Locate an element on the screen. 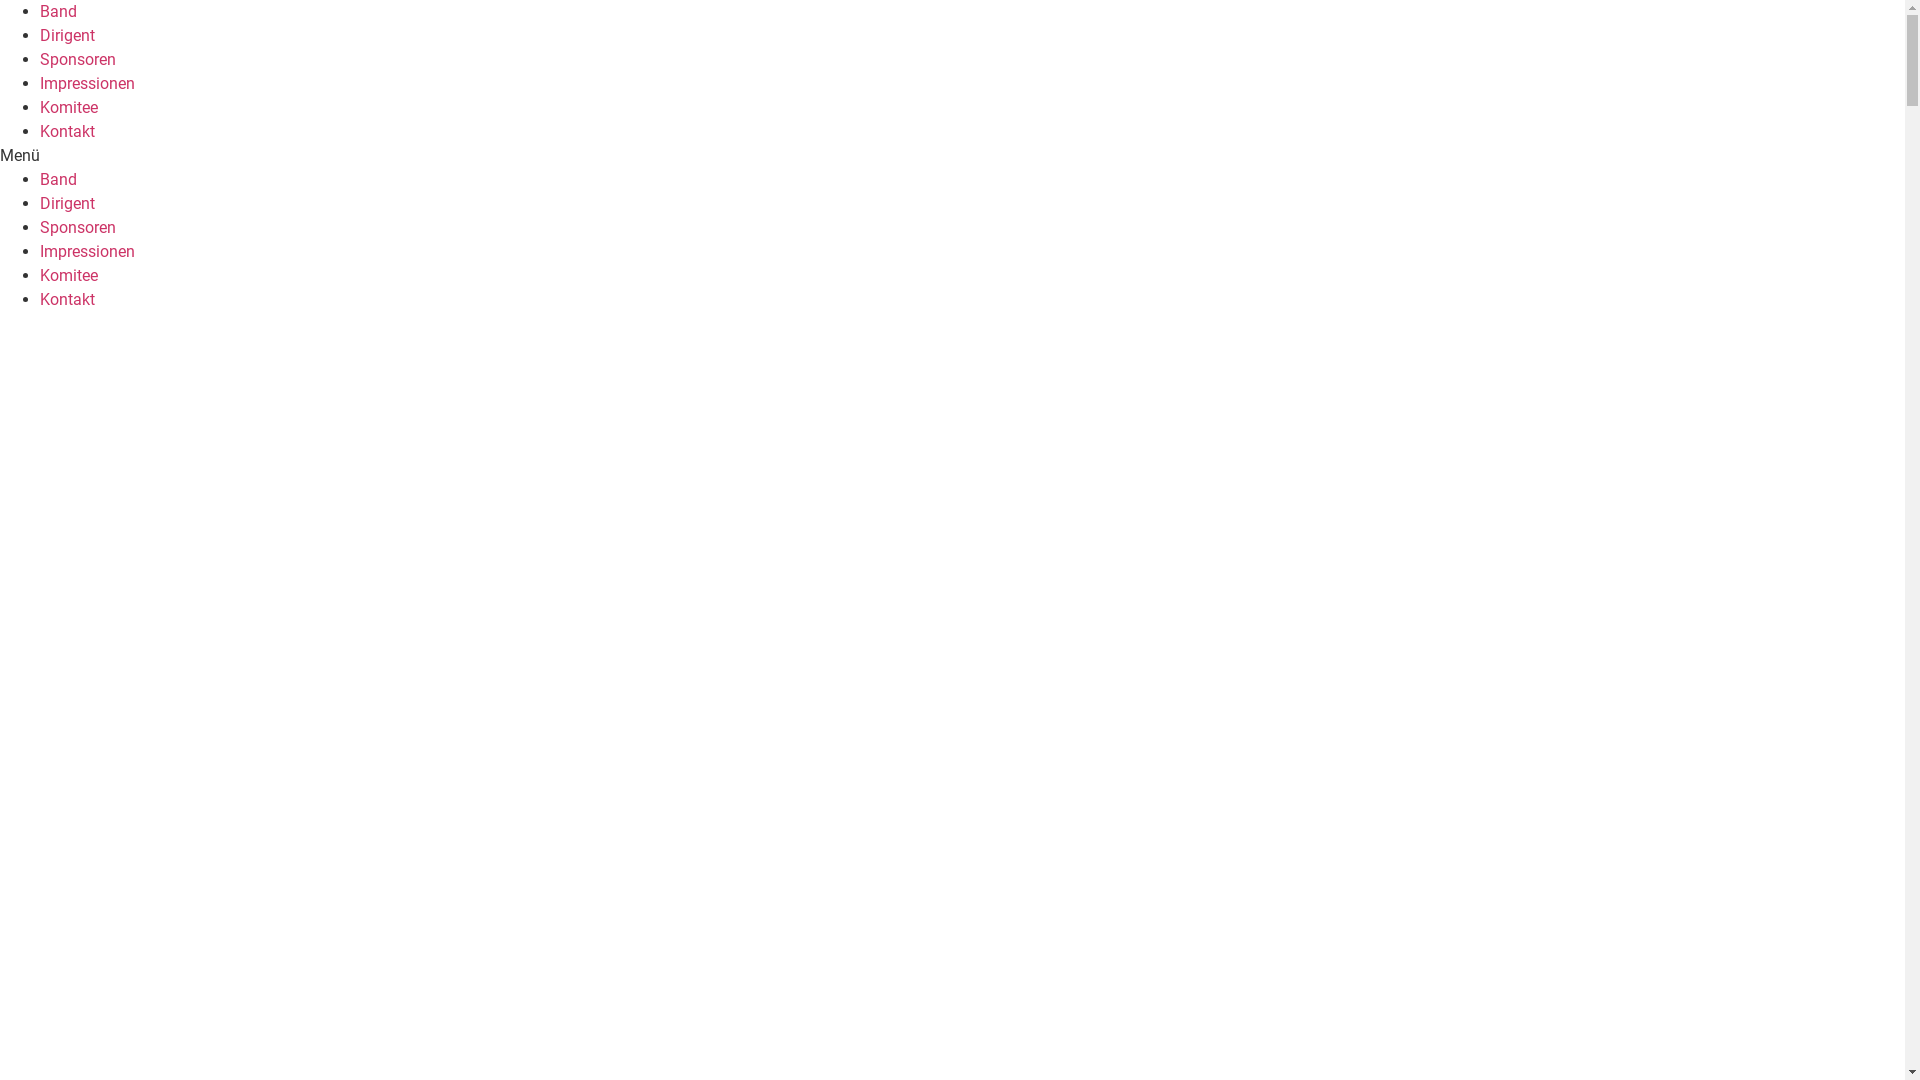 The image size is (1920, 1080). 'Dirigent' is located at coordinates (67, 35).